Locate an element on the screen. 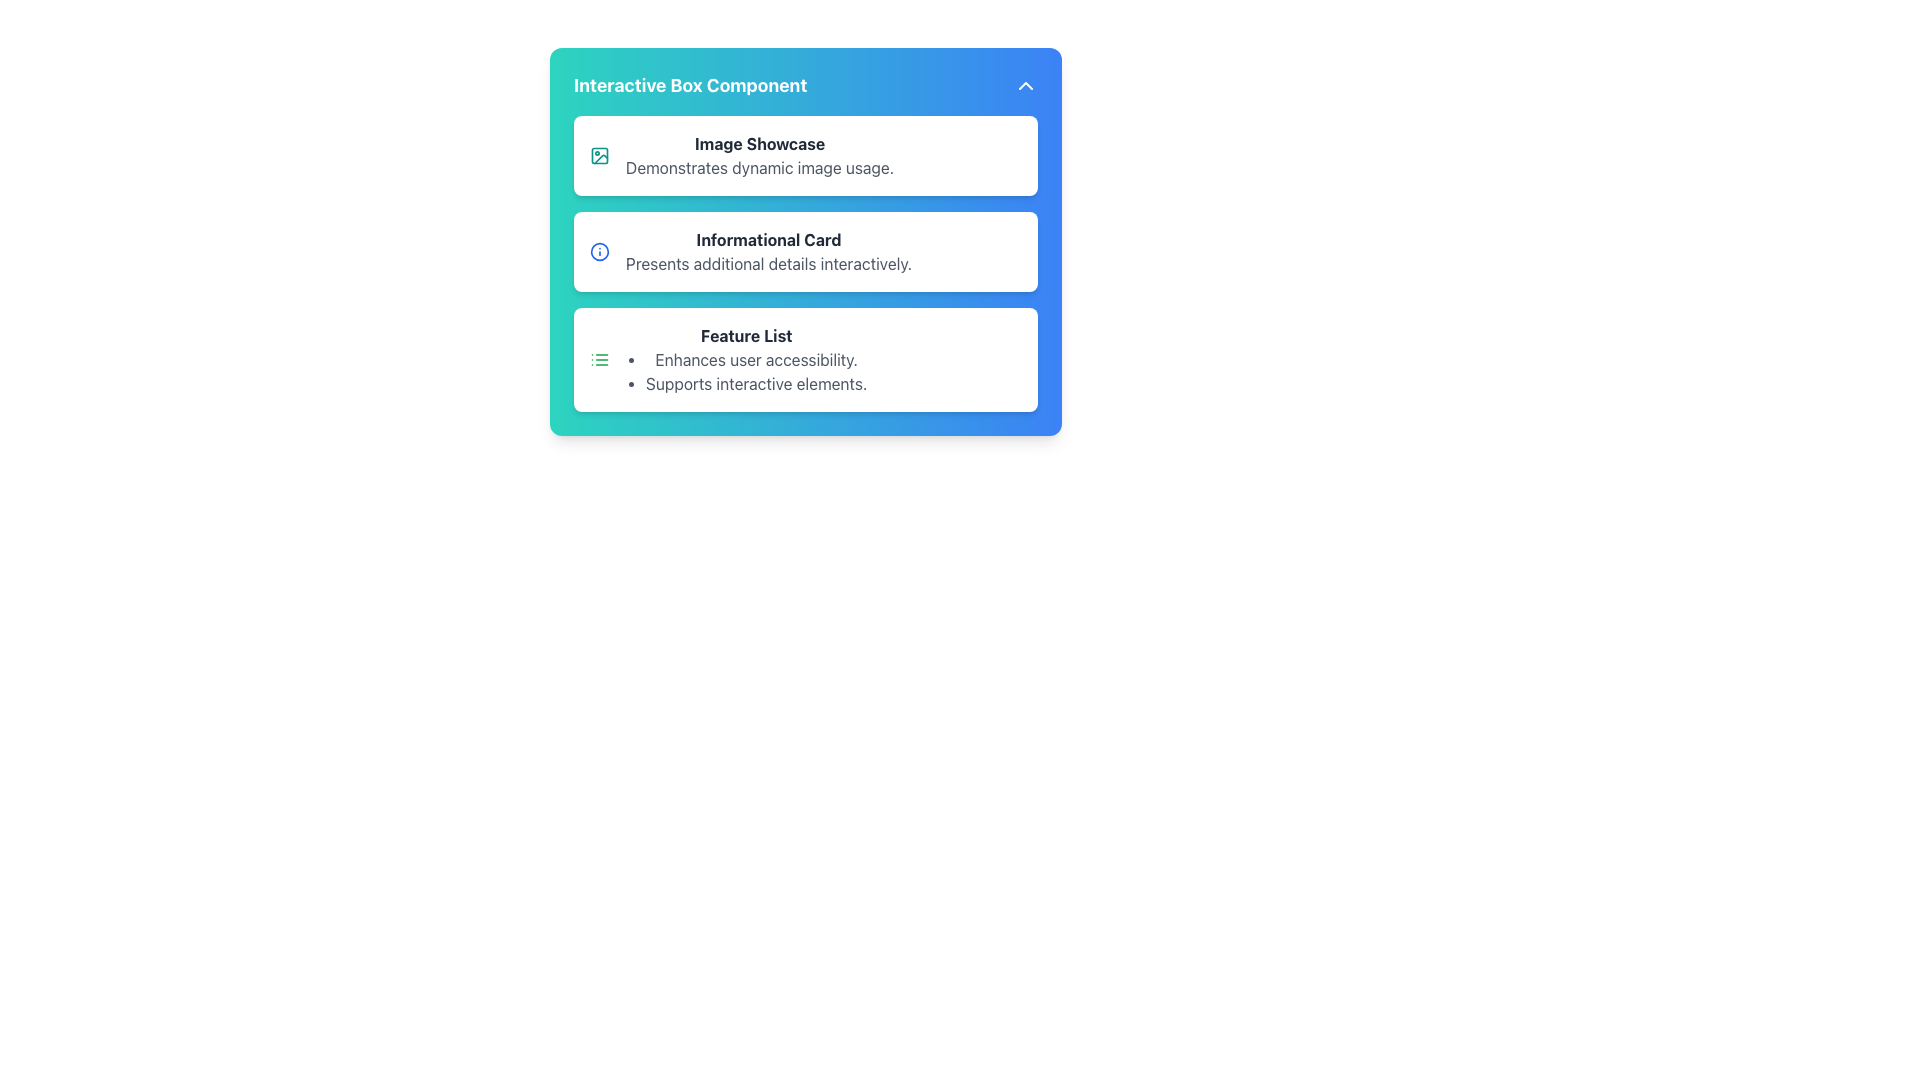  information presented in the Text Block titled 'Feature List' which contains bullet points about user accessibility and interactive elements is located at coordinates (745, 358).